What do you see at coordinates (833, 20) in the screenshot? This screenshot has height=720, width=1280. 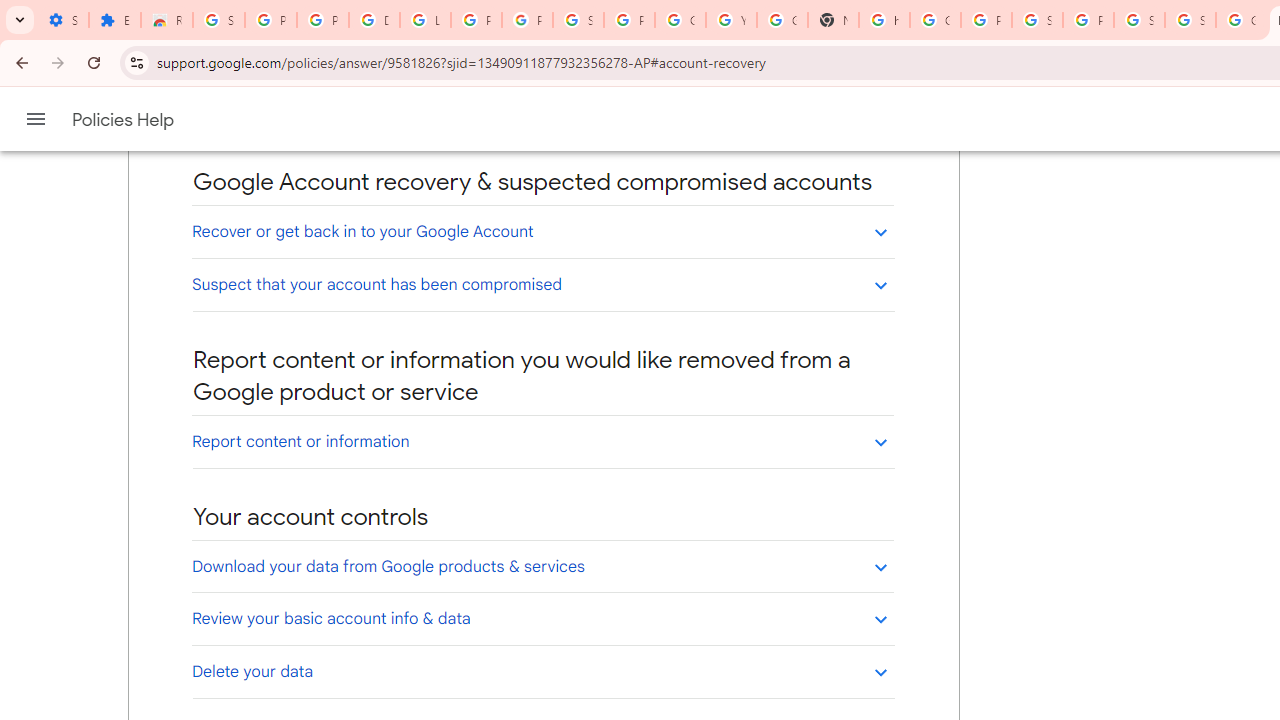 I see `'New Tab'` at bounding box center [833, 20].